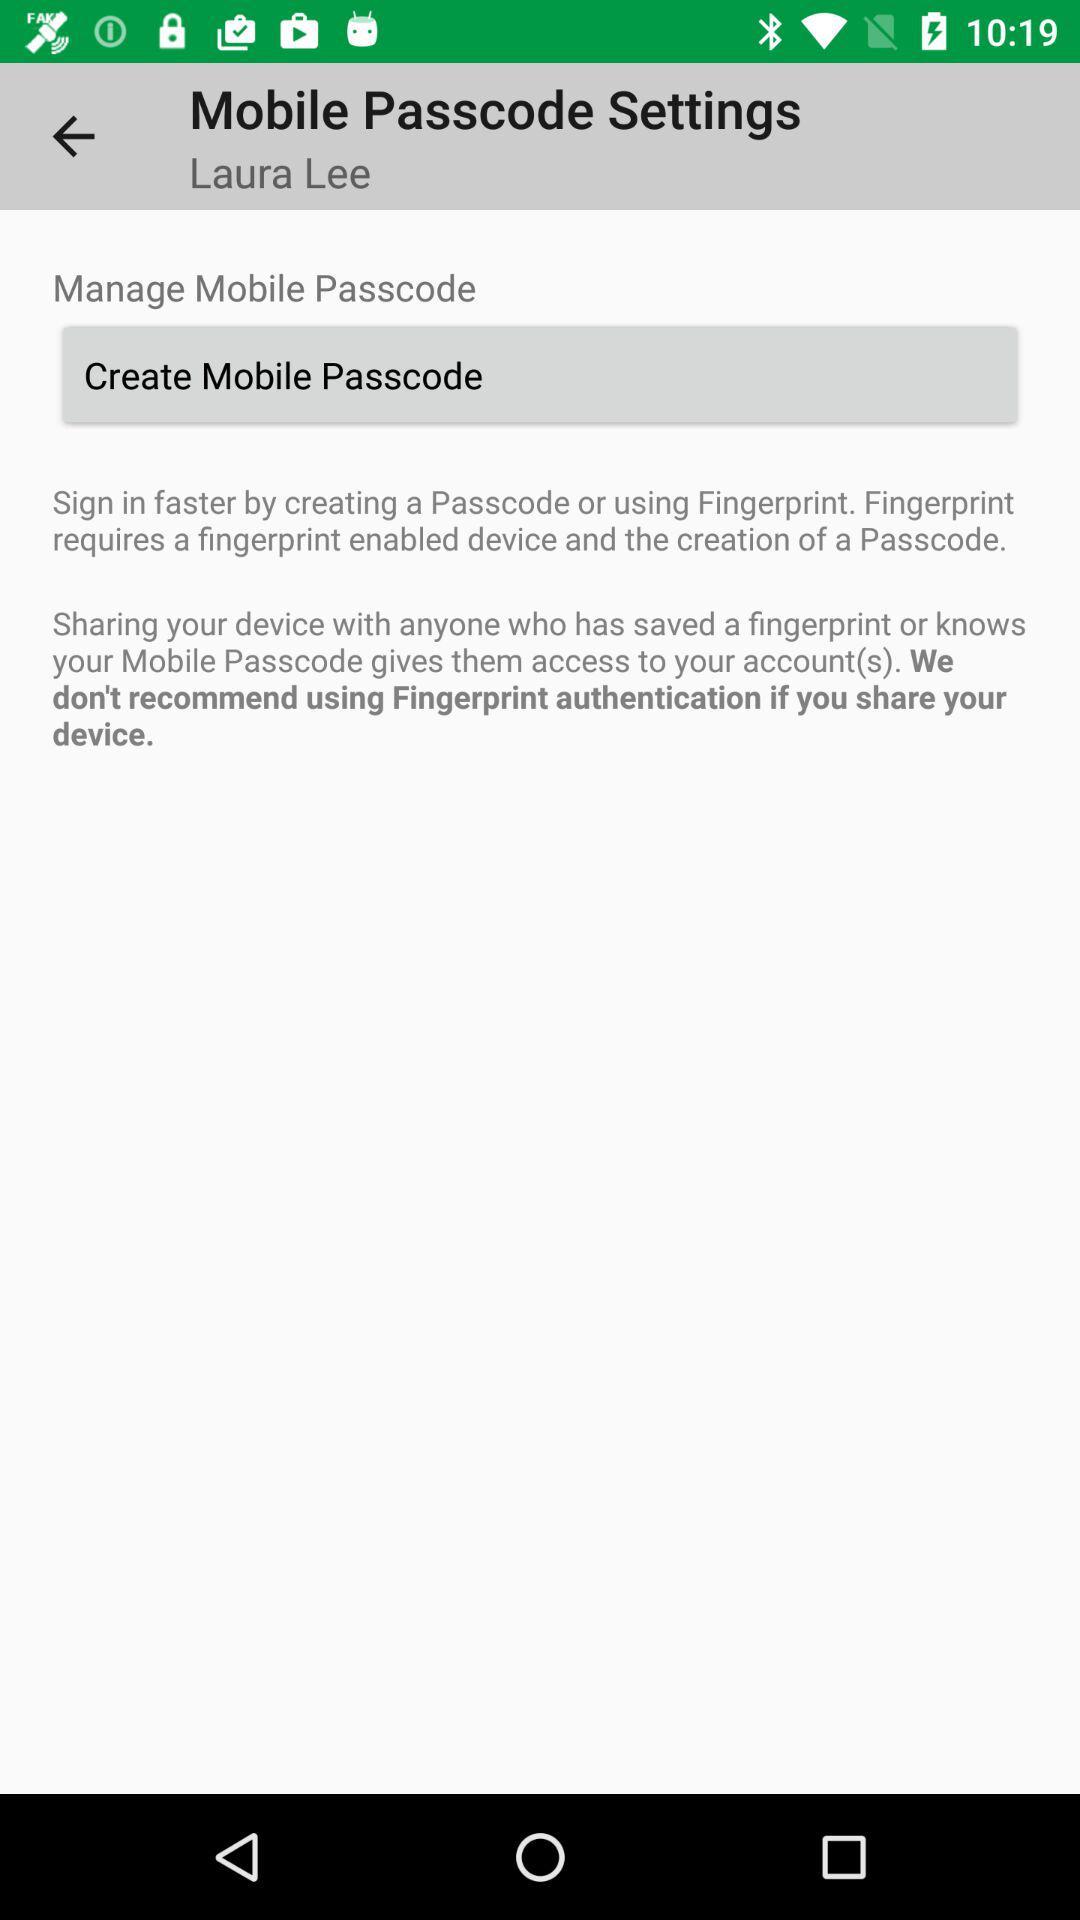  What do you see at coordinates (72, 135) in the screenshot?
I see `item above manage mobile passcode item` at bounding box center [72, 135].